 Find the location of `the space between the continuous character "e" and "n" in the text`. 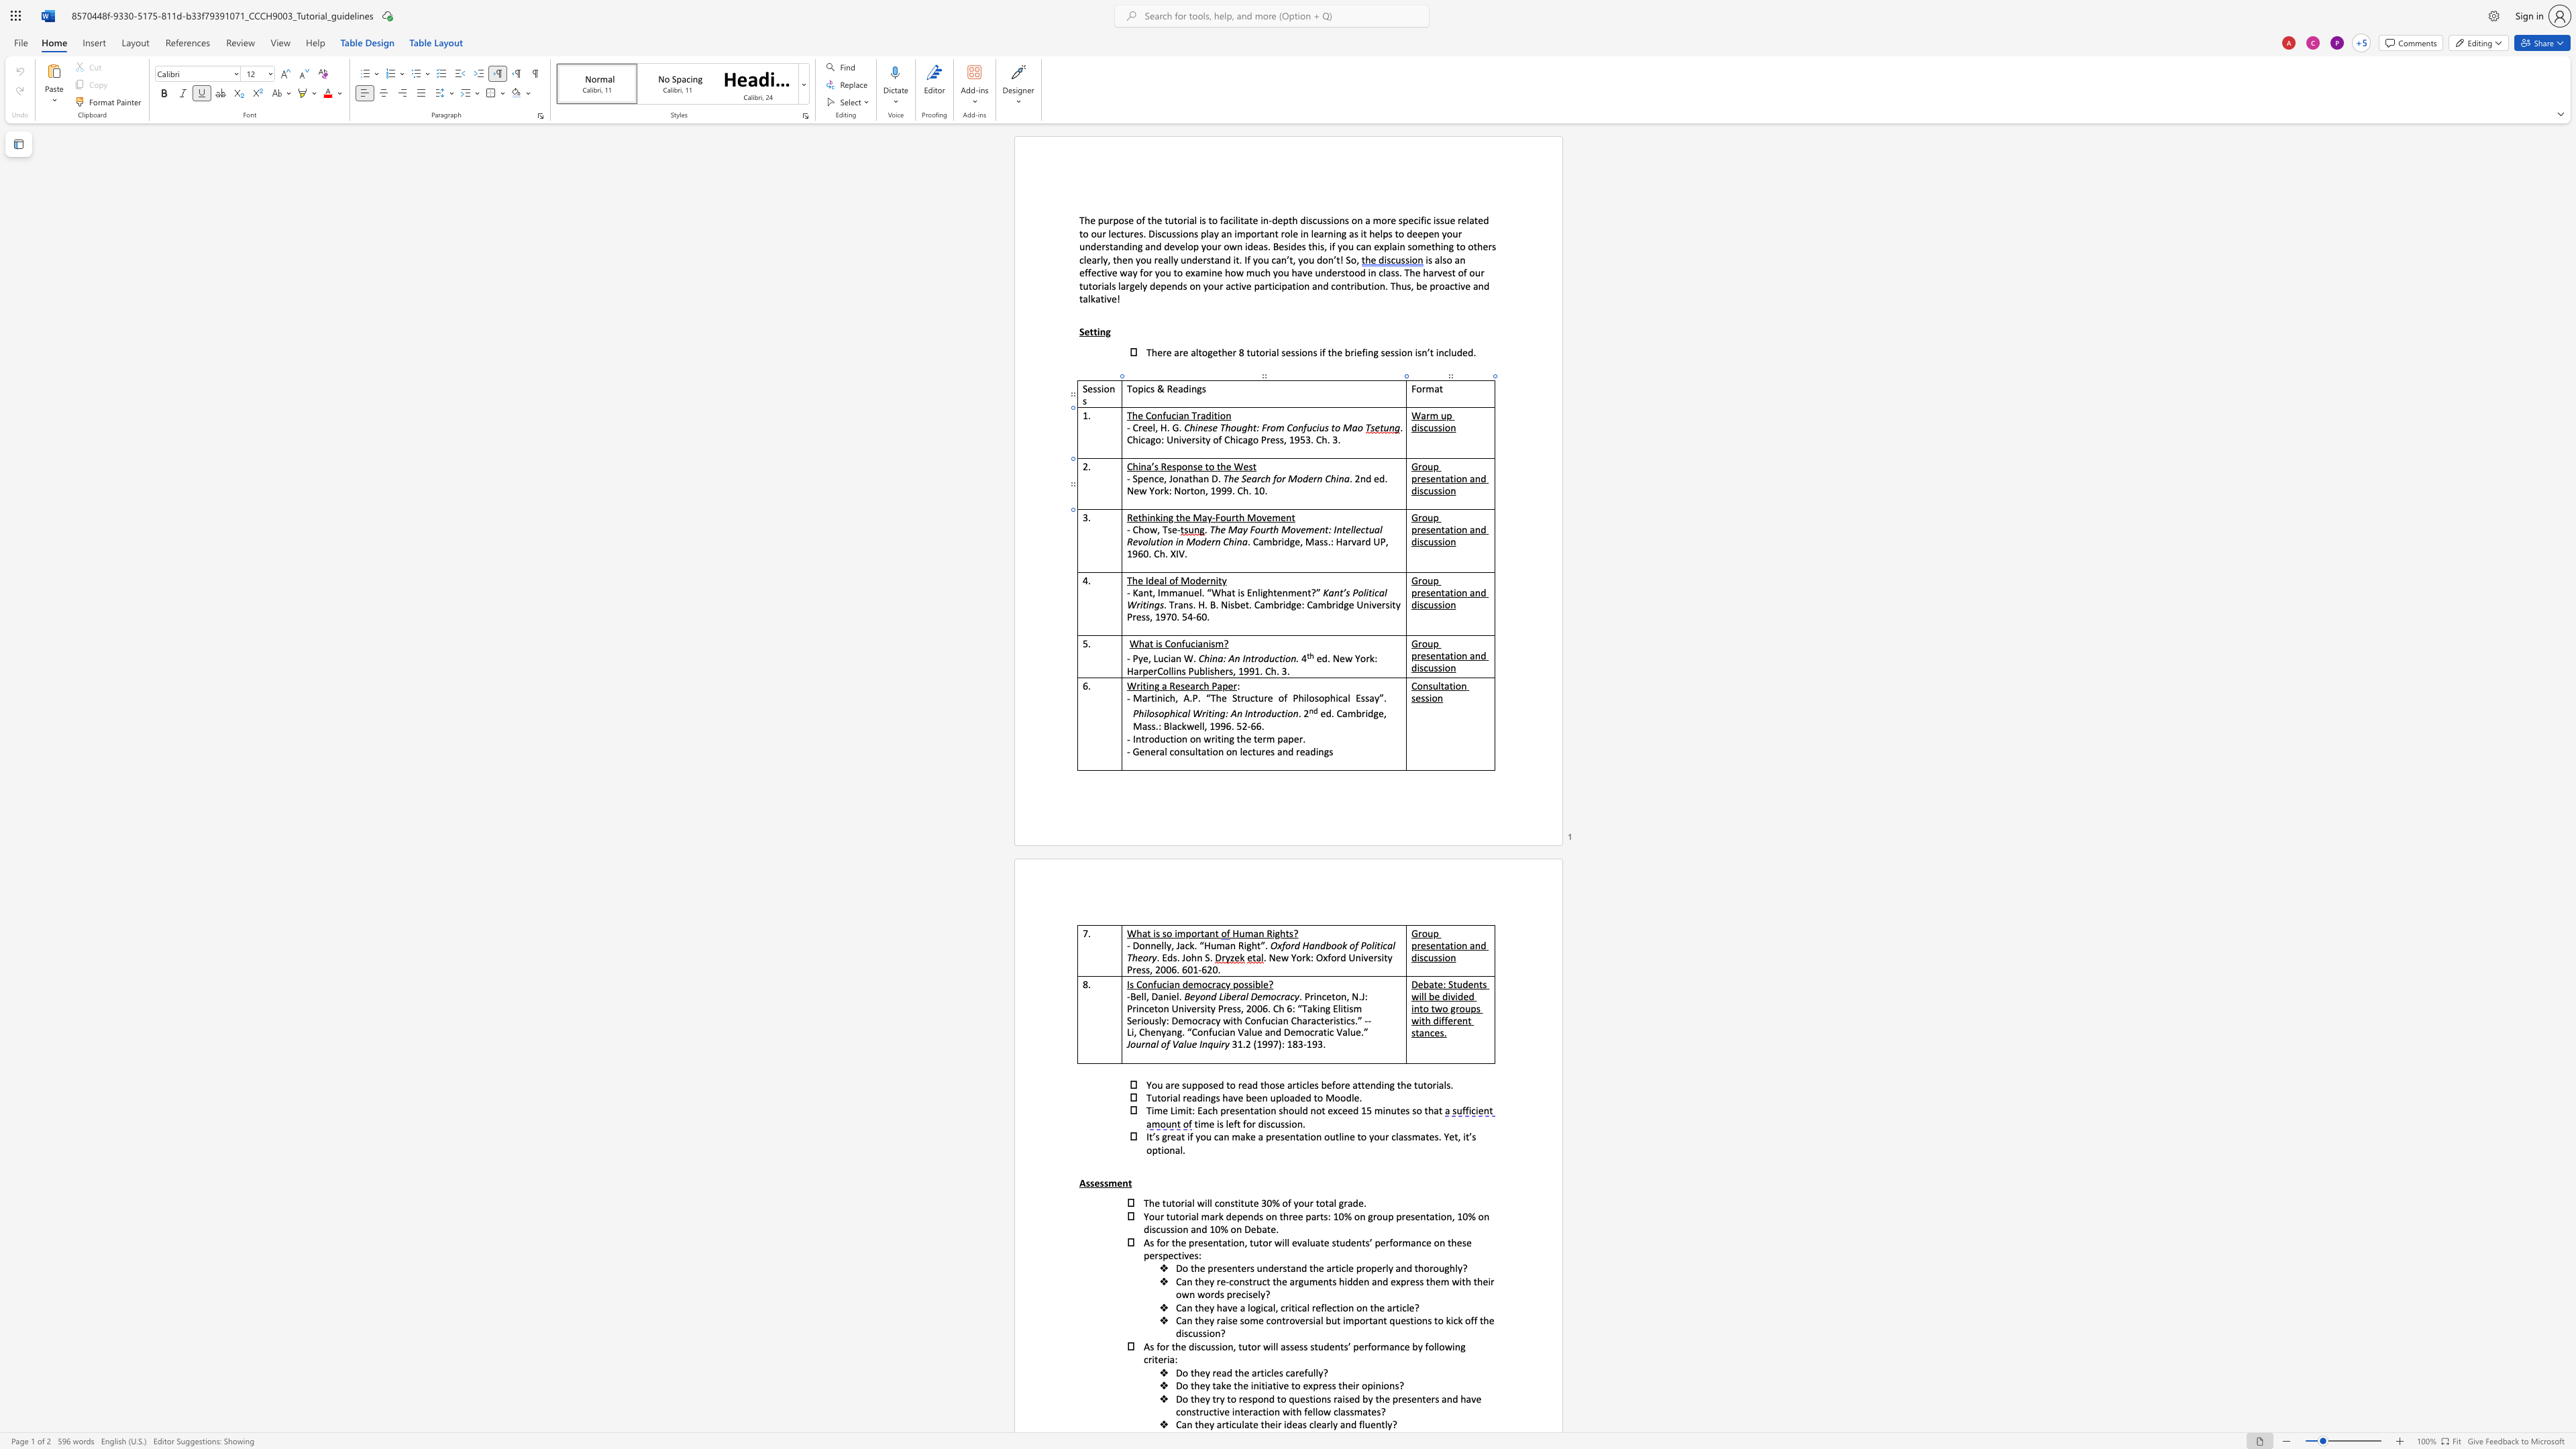

the space between the continuous character "e" and "n" in the text is located at coordinates (1285, 516).